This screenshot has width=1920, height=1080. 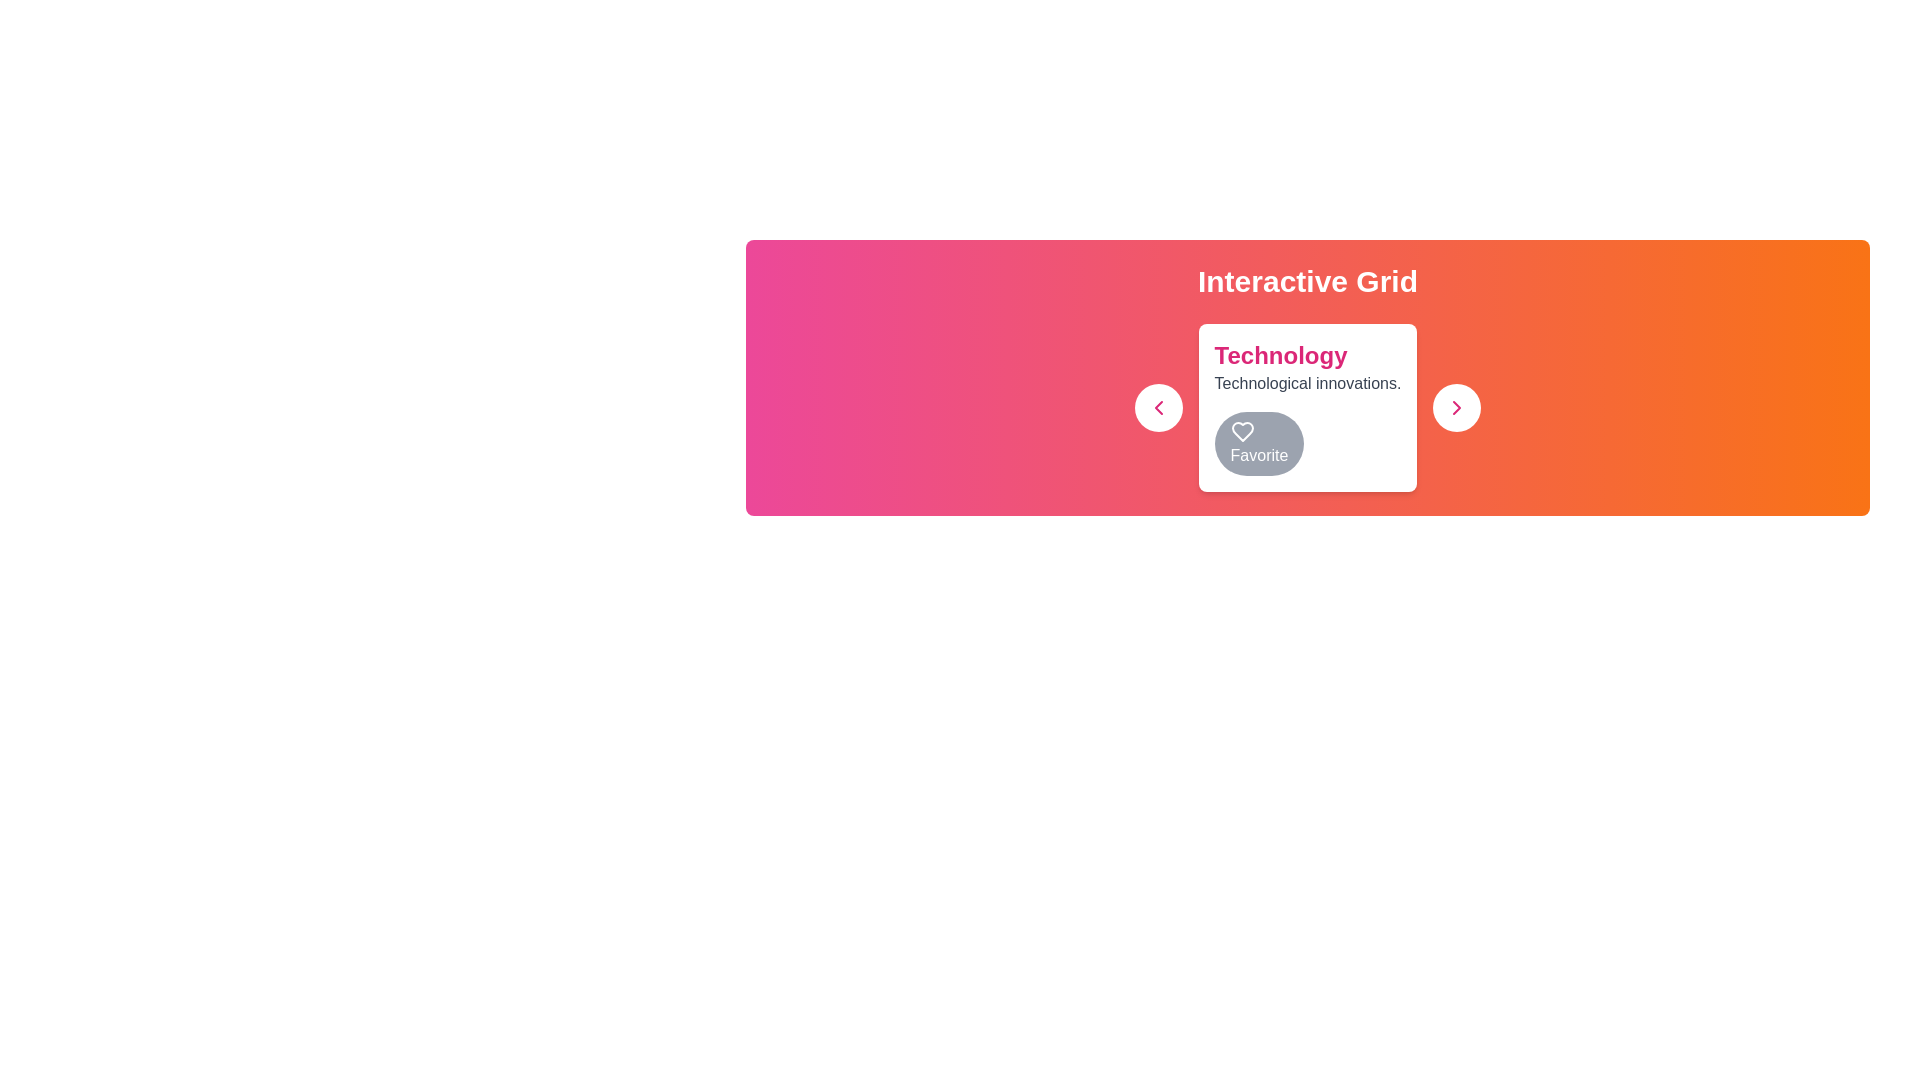 What do you see at coordinates (1457, 407) in the screenshot?
I see `the right-pointing SVG arrow icon located within the circular button in the bottom-right corner of the interactive grid layout` at bounding box center [1457, 407].